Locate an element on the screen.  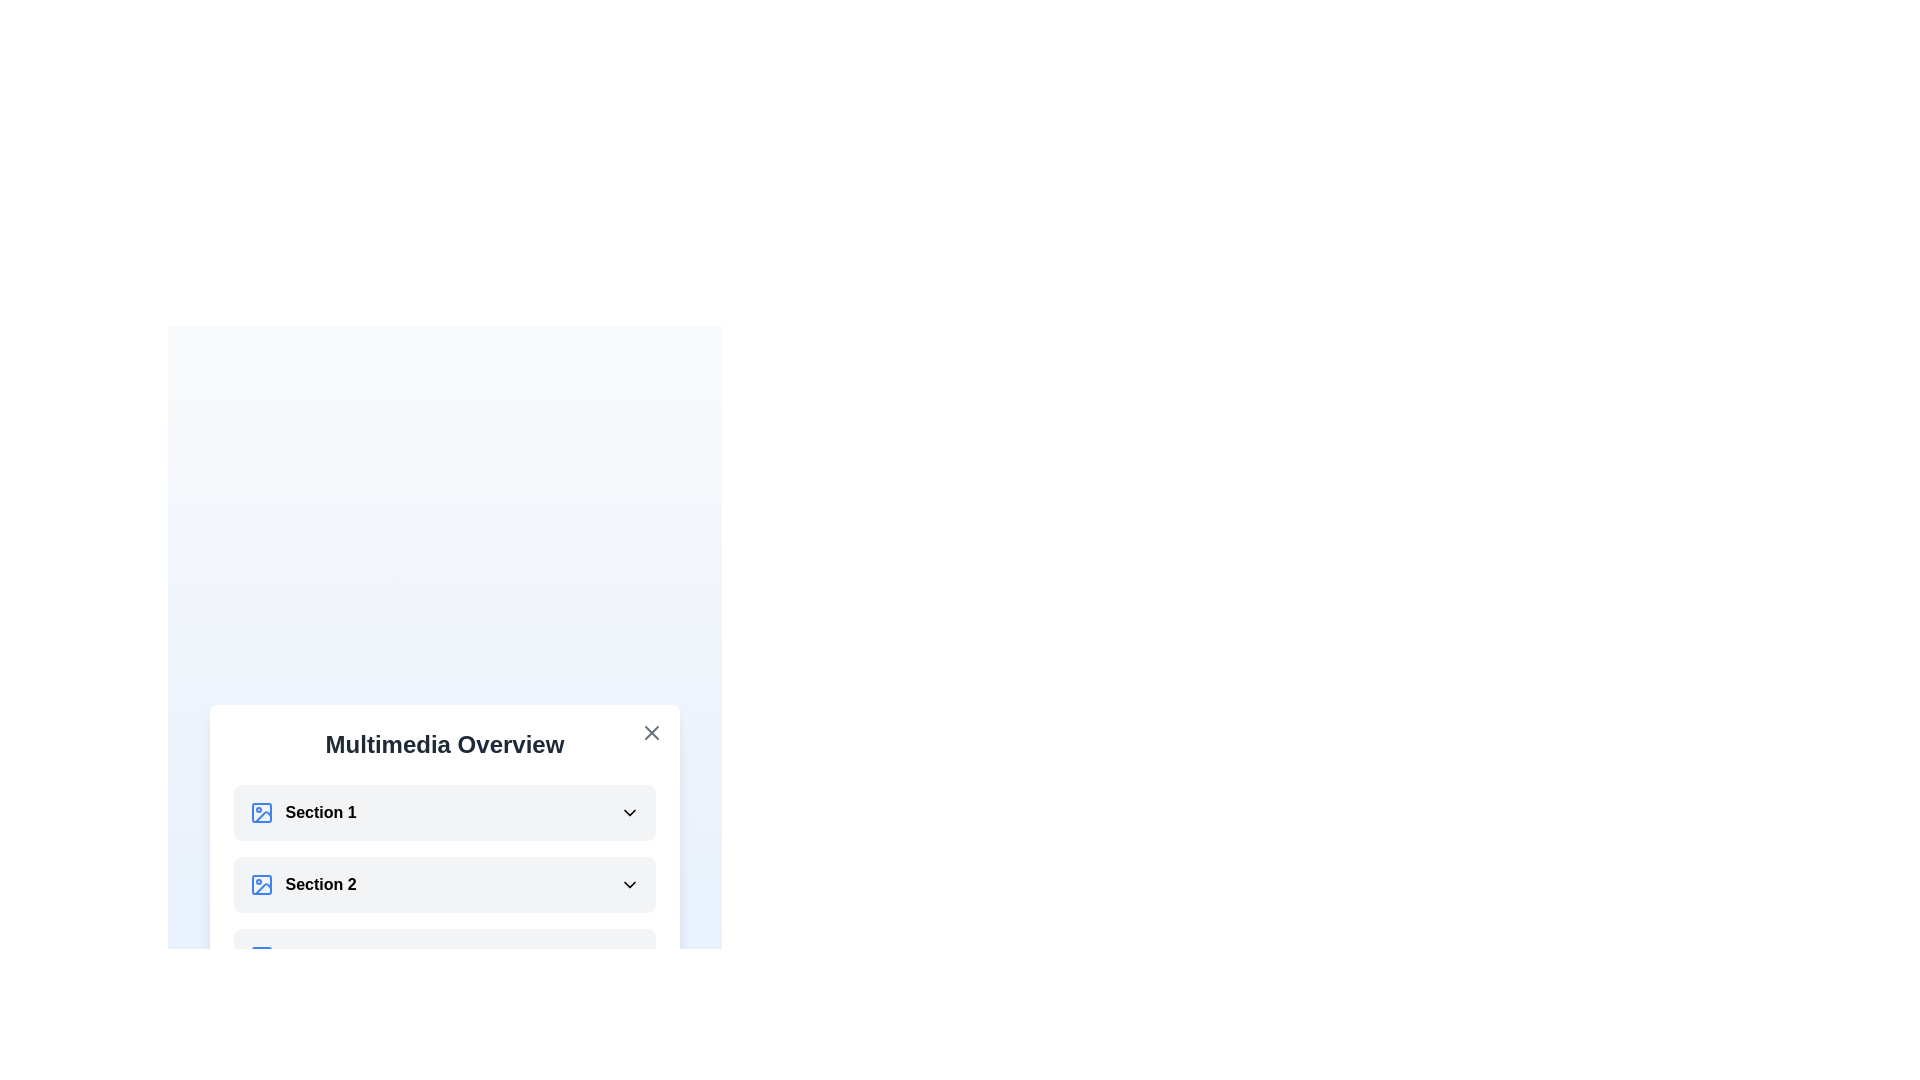
the close button icon in the top-right corner of the 'Multimedia Overview' modal is located at coordinates (652, 732).